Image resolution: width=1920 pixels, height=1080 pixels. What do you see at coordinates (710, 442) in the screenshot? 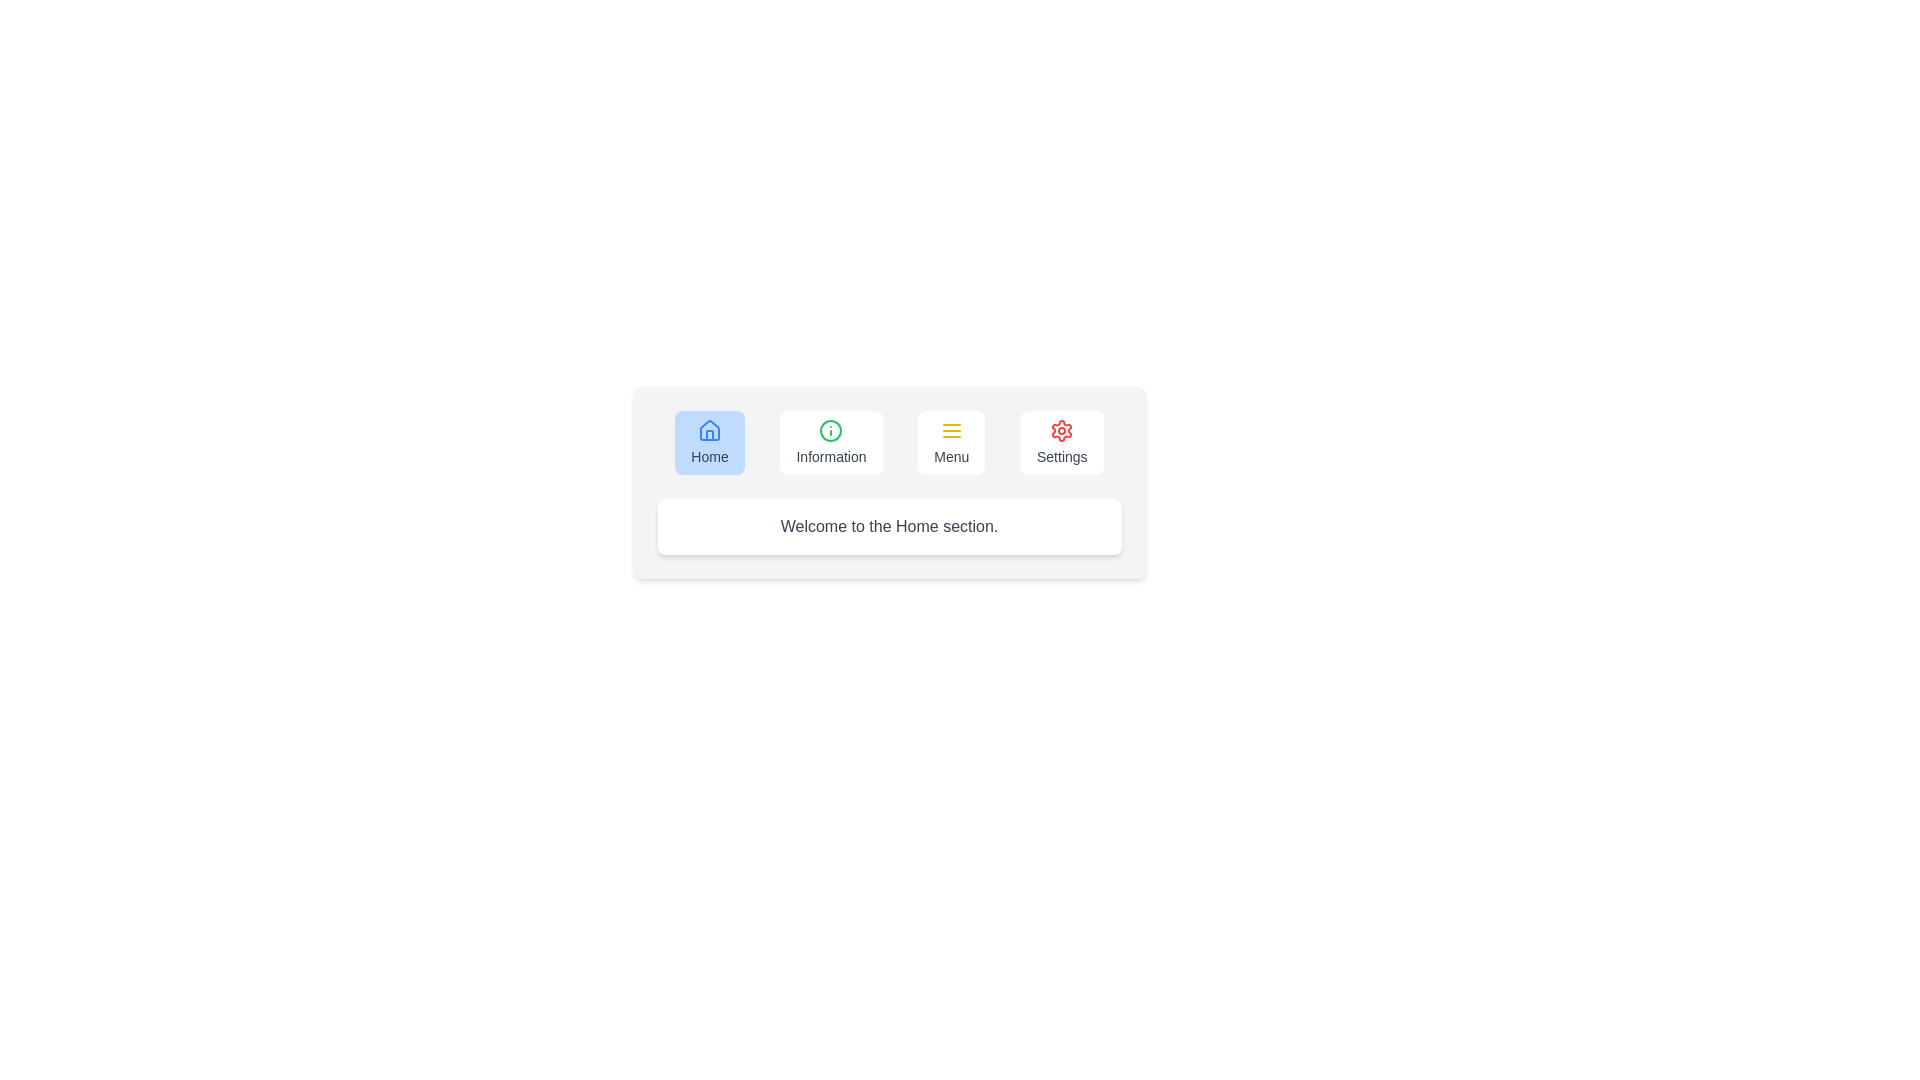
I see `the 'Home' button, which is the first button in the navigation bar with a light blue background and a house icon` at bounding box center [710, 442].